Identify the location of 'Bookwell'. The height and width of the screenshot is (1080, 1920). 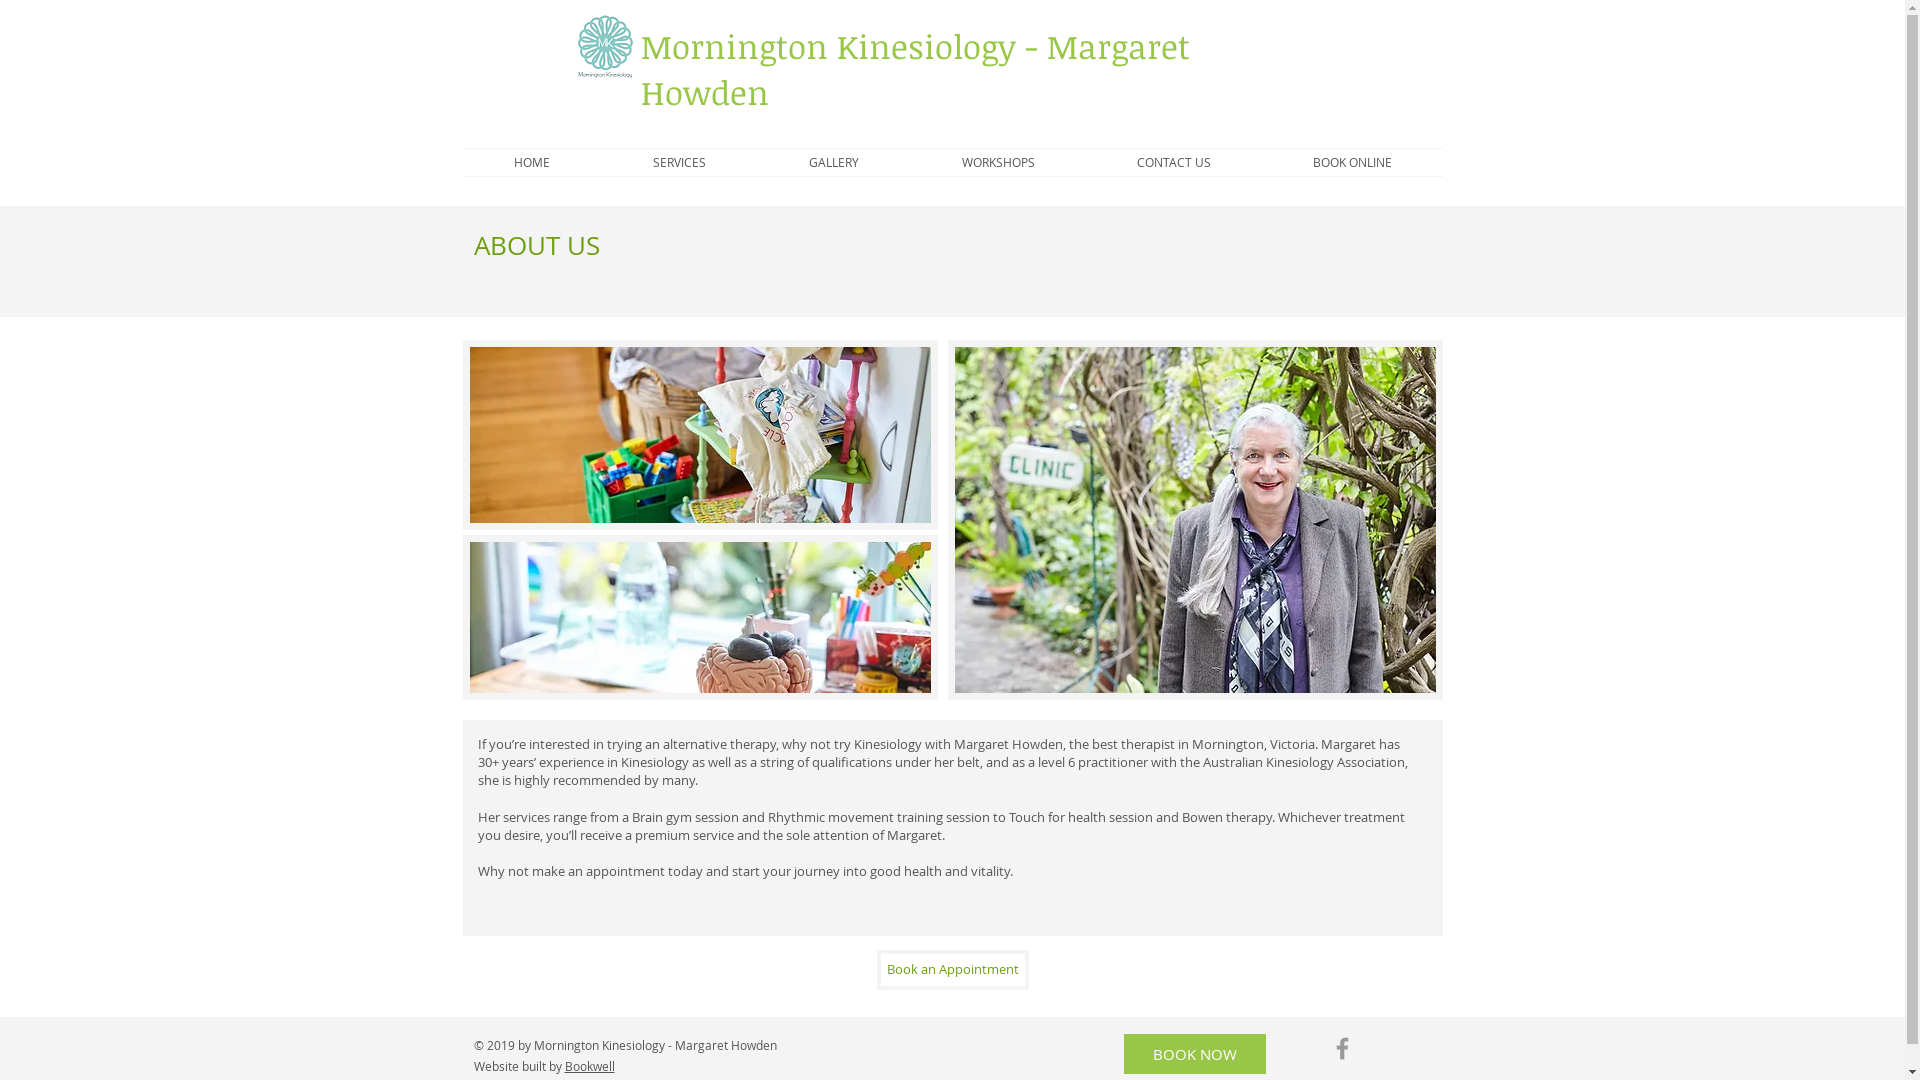
(563, 1064).